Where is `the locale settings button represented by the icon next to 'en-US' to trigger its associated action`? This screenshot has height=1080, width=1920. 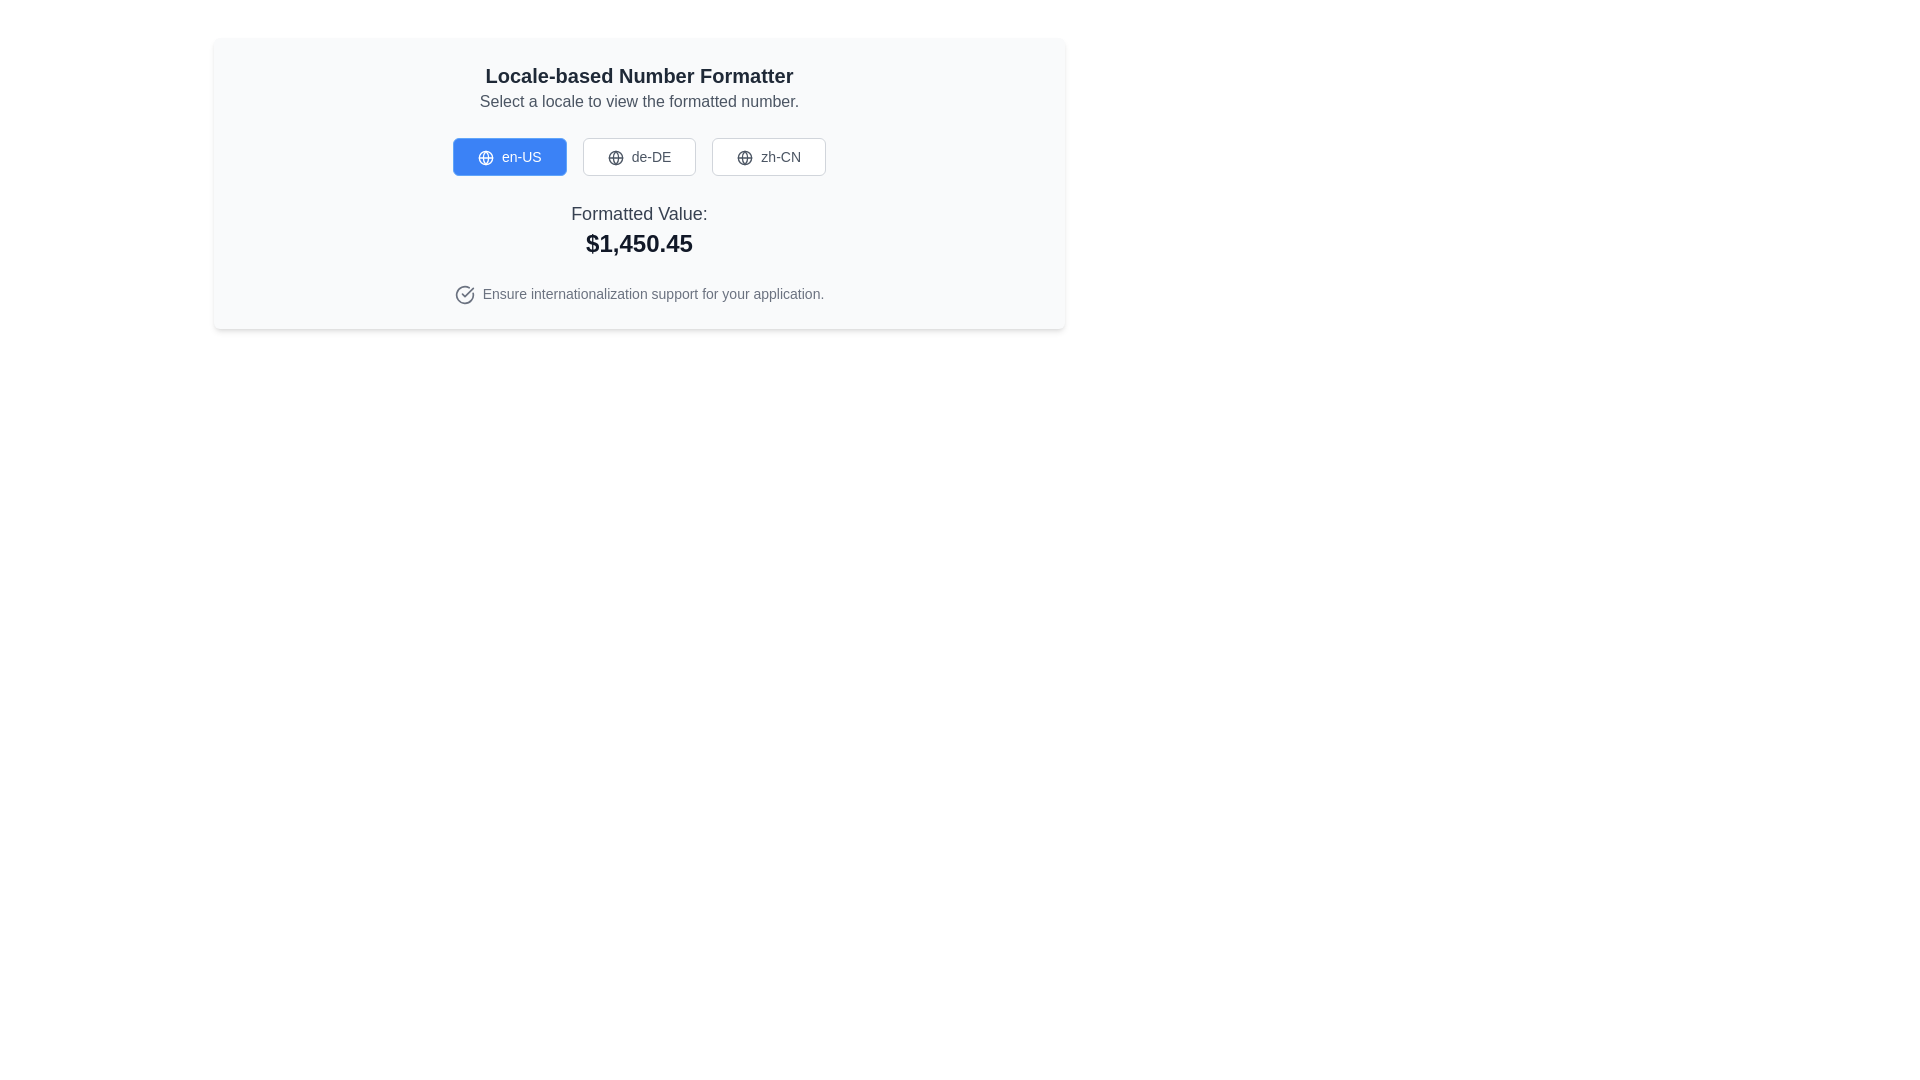
the locale settings button represented by the icon next to 'en-US' to trigger its associated action is located at coordinates (485, 157).